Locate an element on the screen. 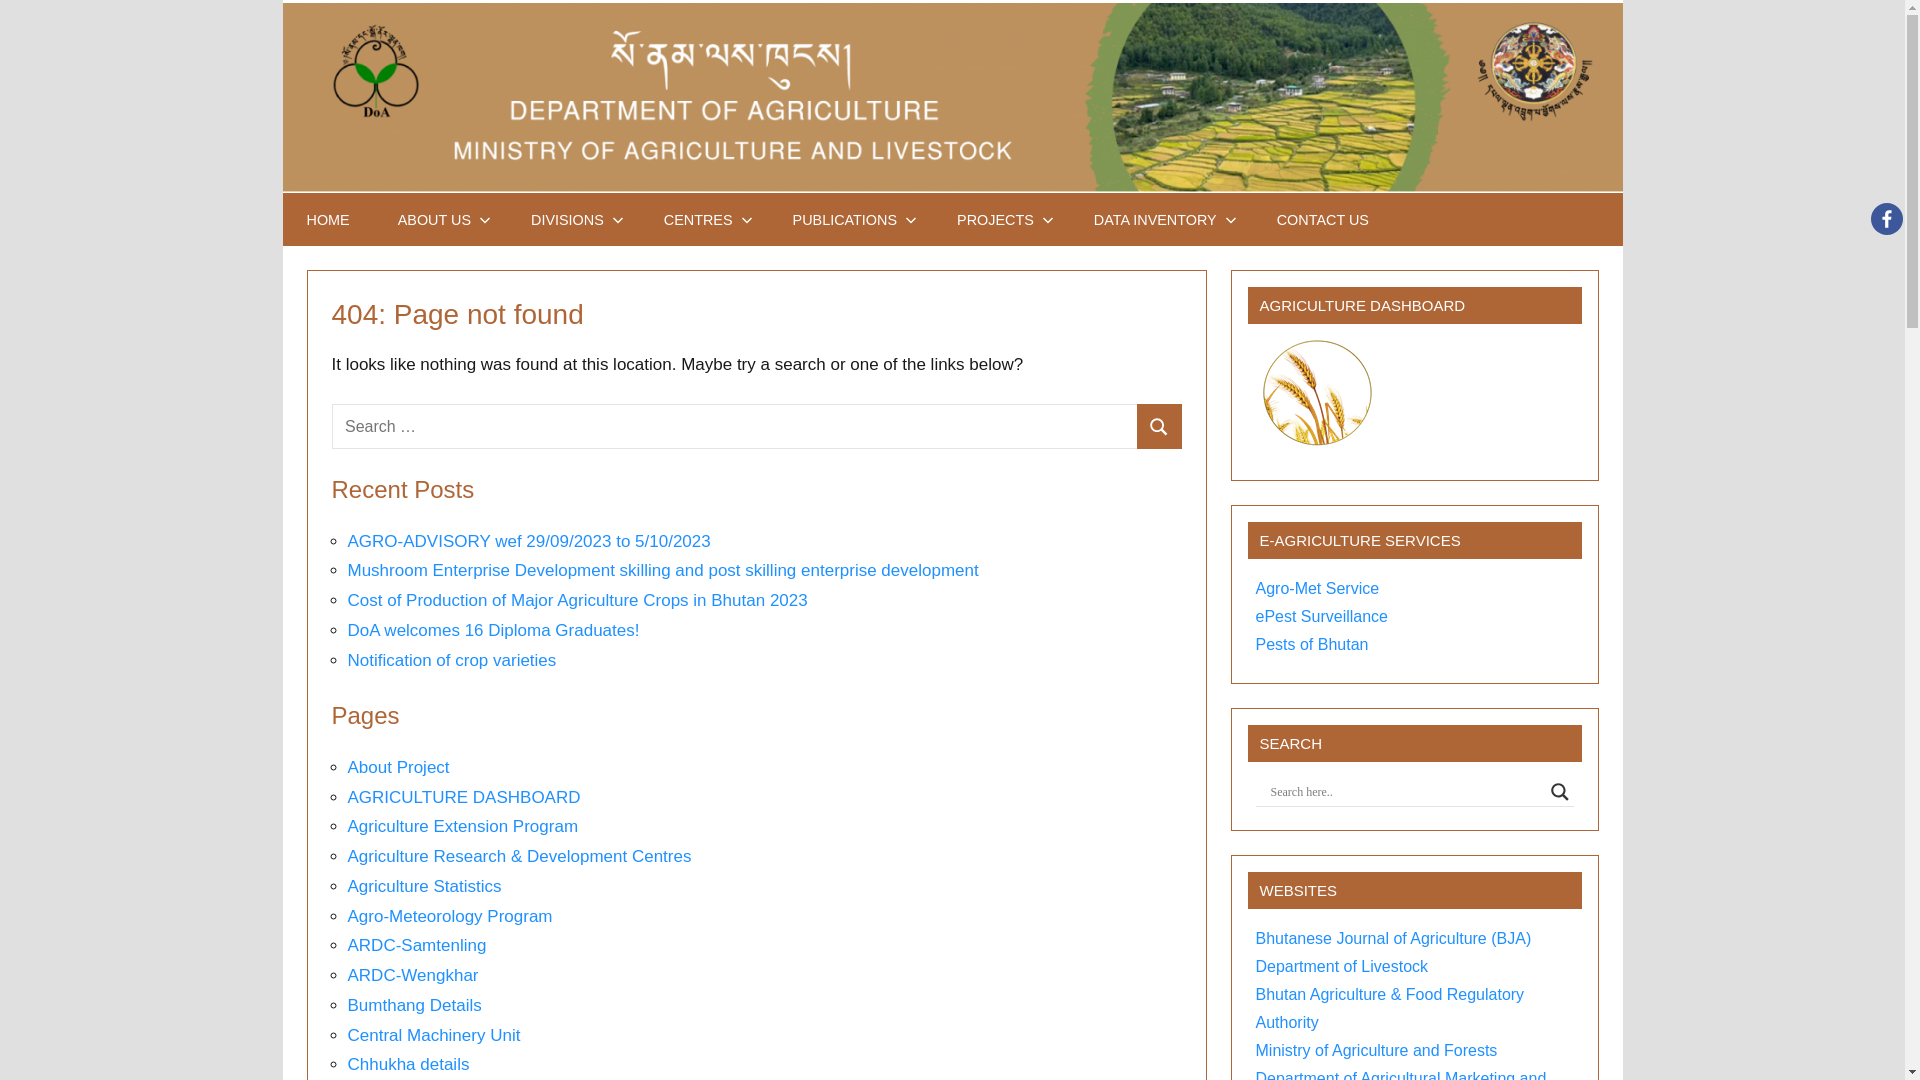  'Bhutanese Journal of Agriculture (BJA)' is located at coordinates (1392, 938).